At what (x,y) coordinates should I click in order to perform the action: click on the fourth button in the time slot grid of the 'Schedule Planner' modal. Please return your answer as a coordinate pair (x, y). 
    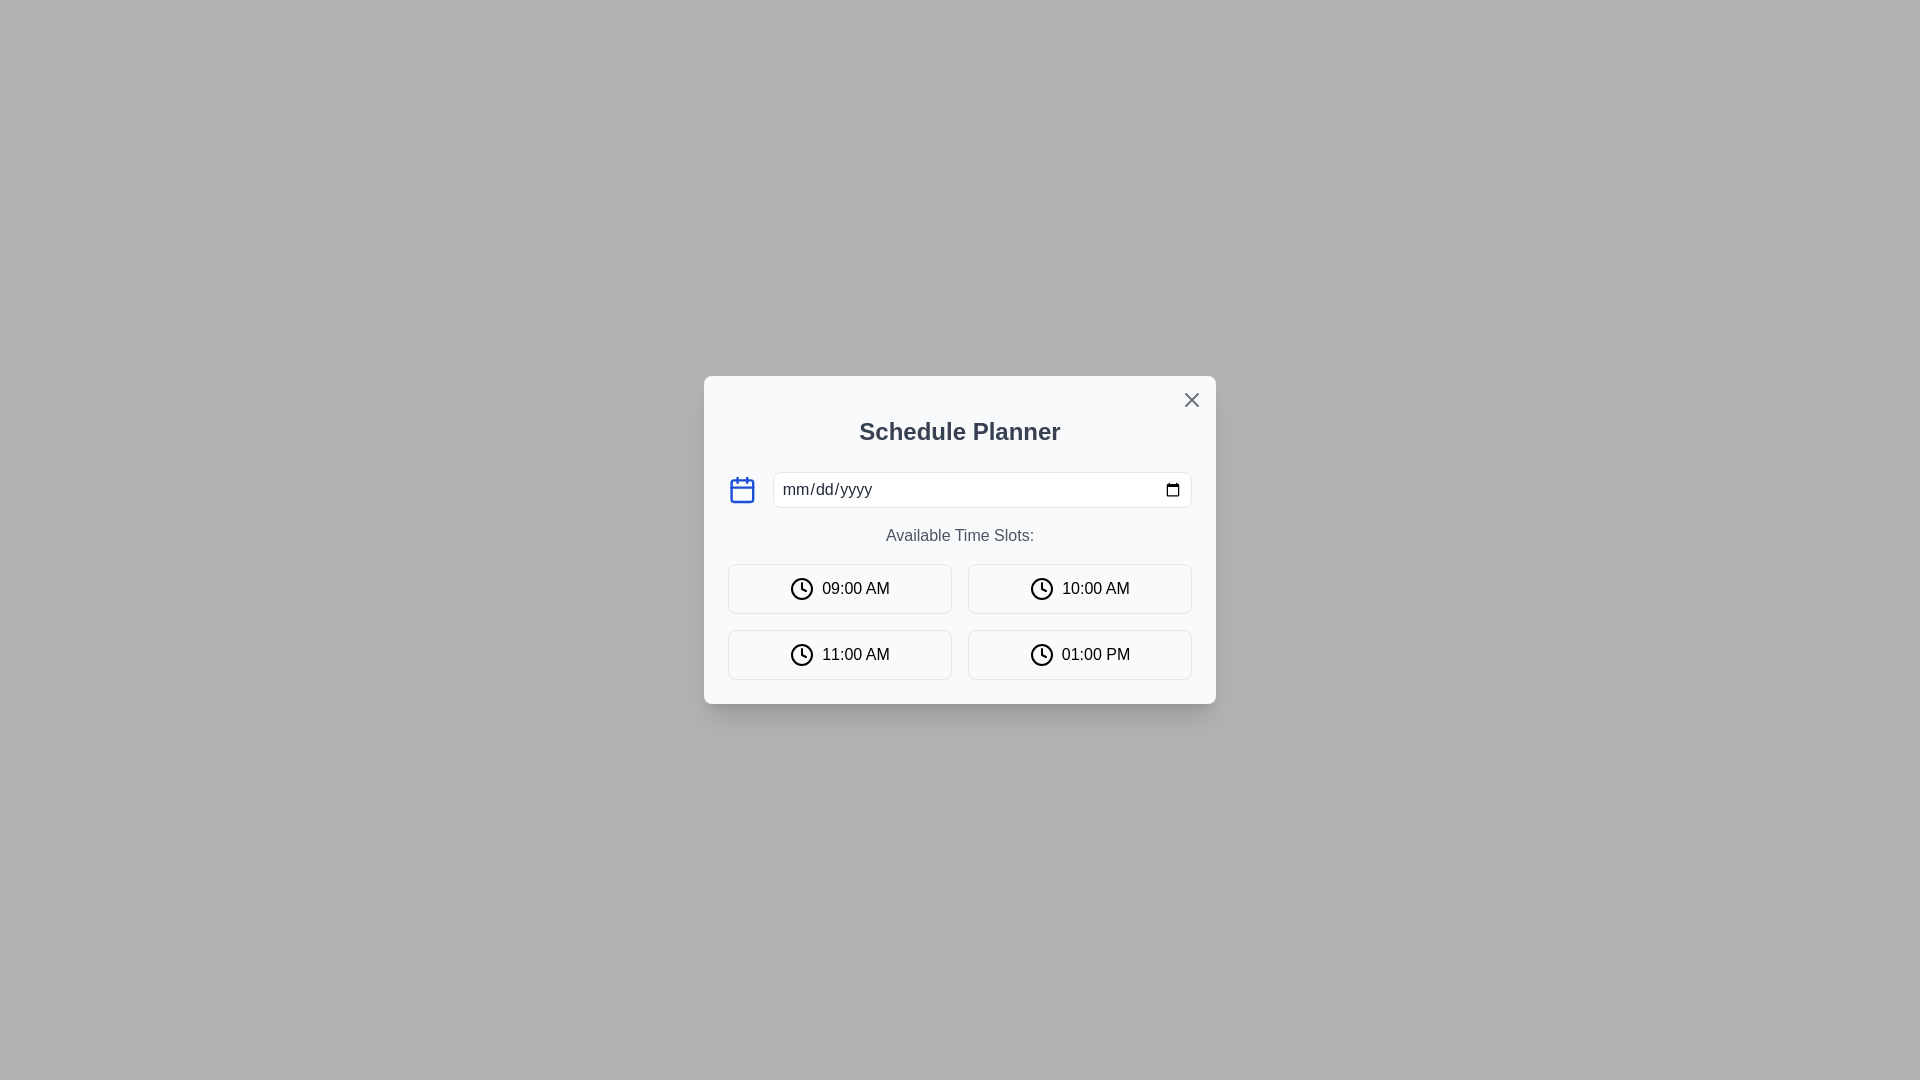
    Looking at the image, I should click on (1079, 655).